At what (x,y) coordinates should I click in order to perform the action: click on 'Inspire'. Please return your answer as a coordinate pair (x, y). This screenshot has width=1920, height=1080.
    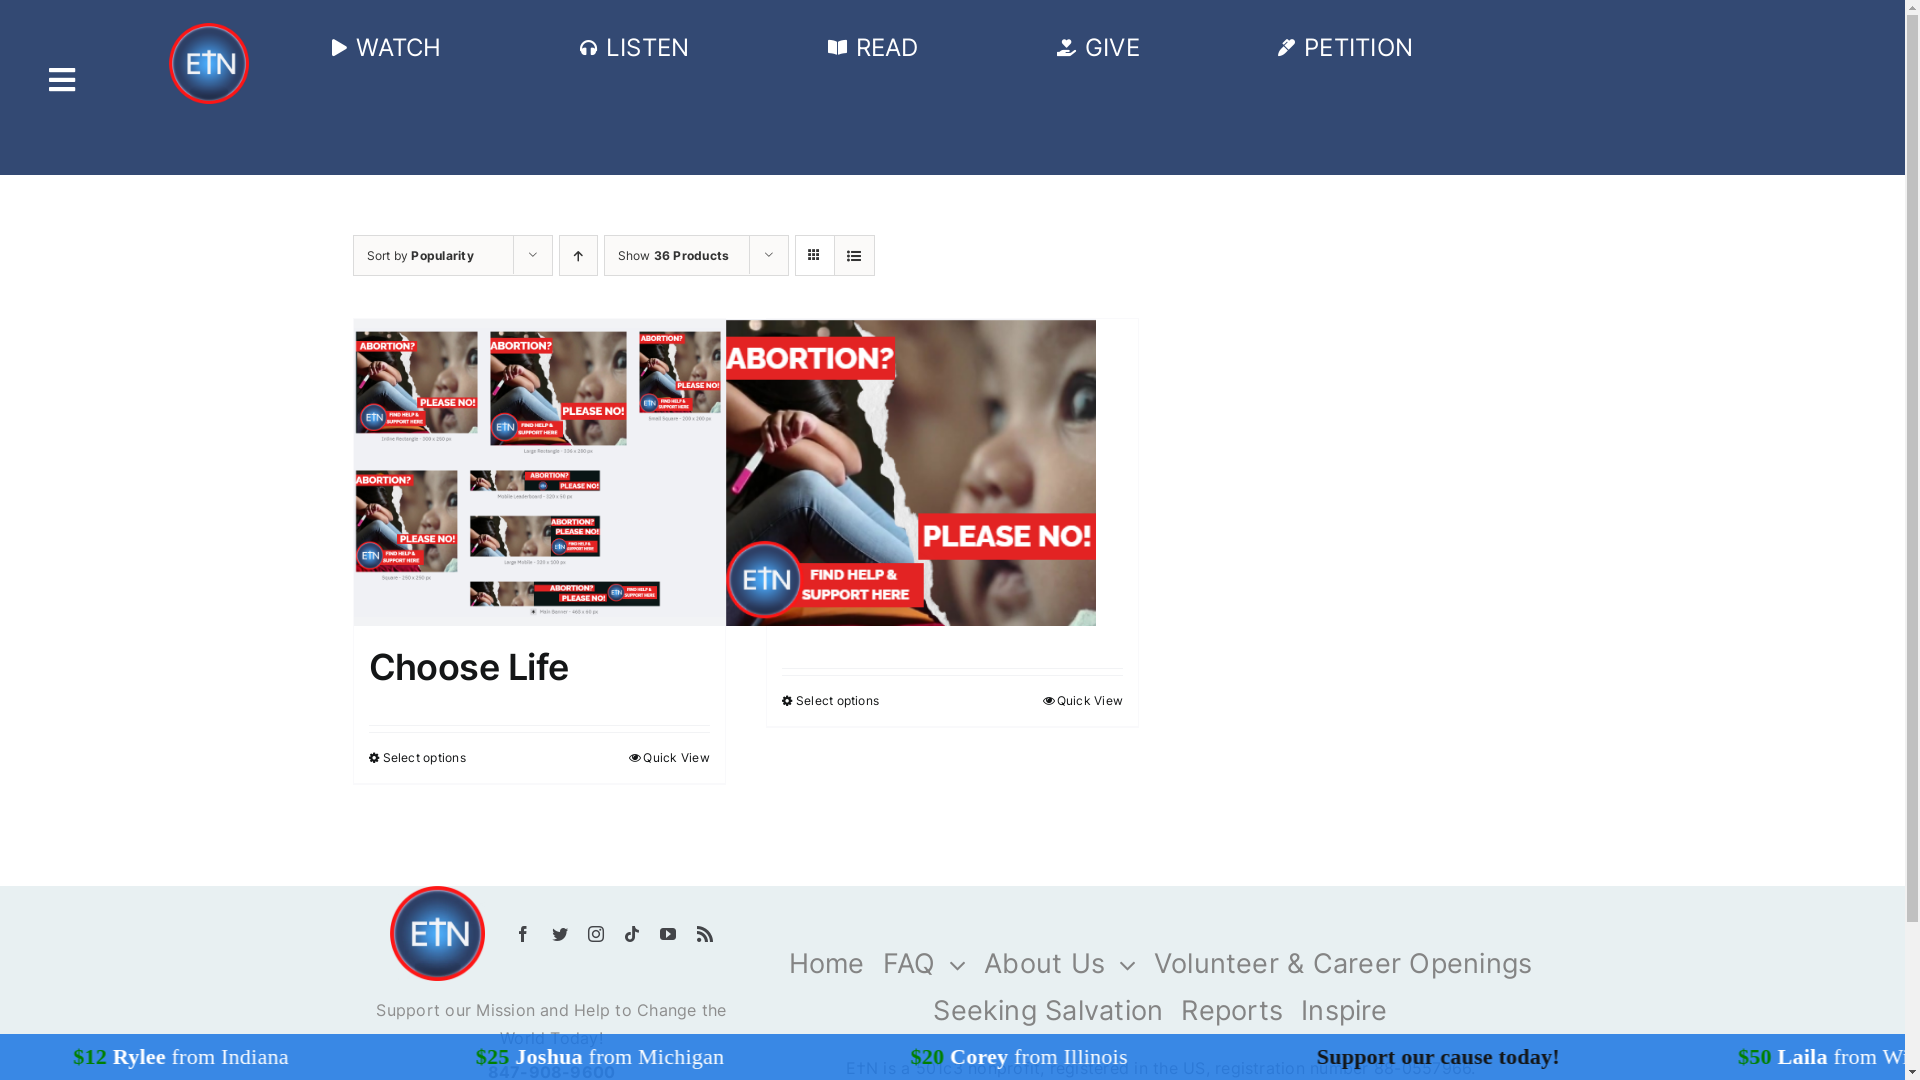
    Looking at the image, I should click on (1344, 1010).